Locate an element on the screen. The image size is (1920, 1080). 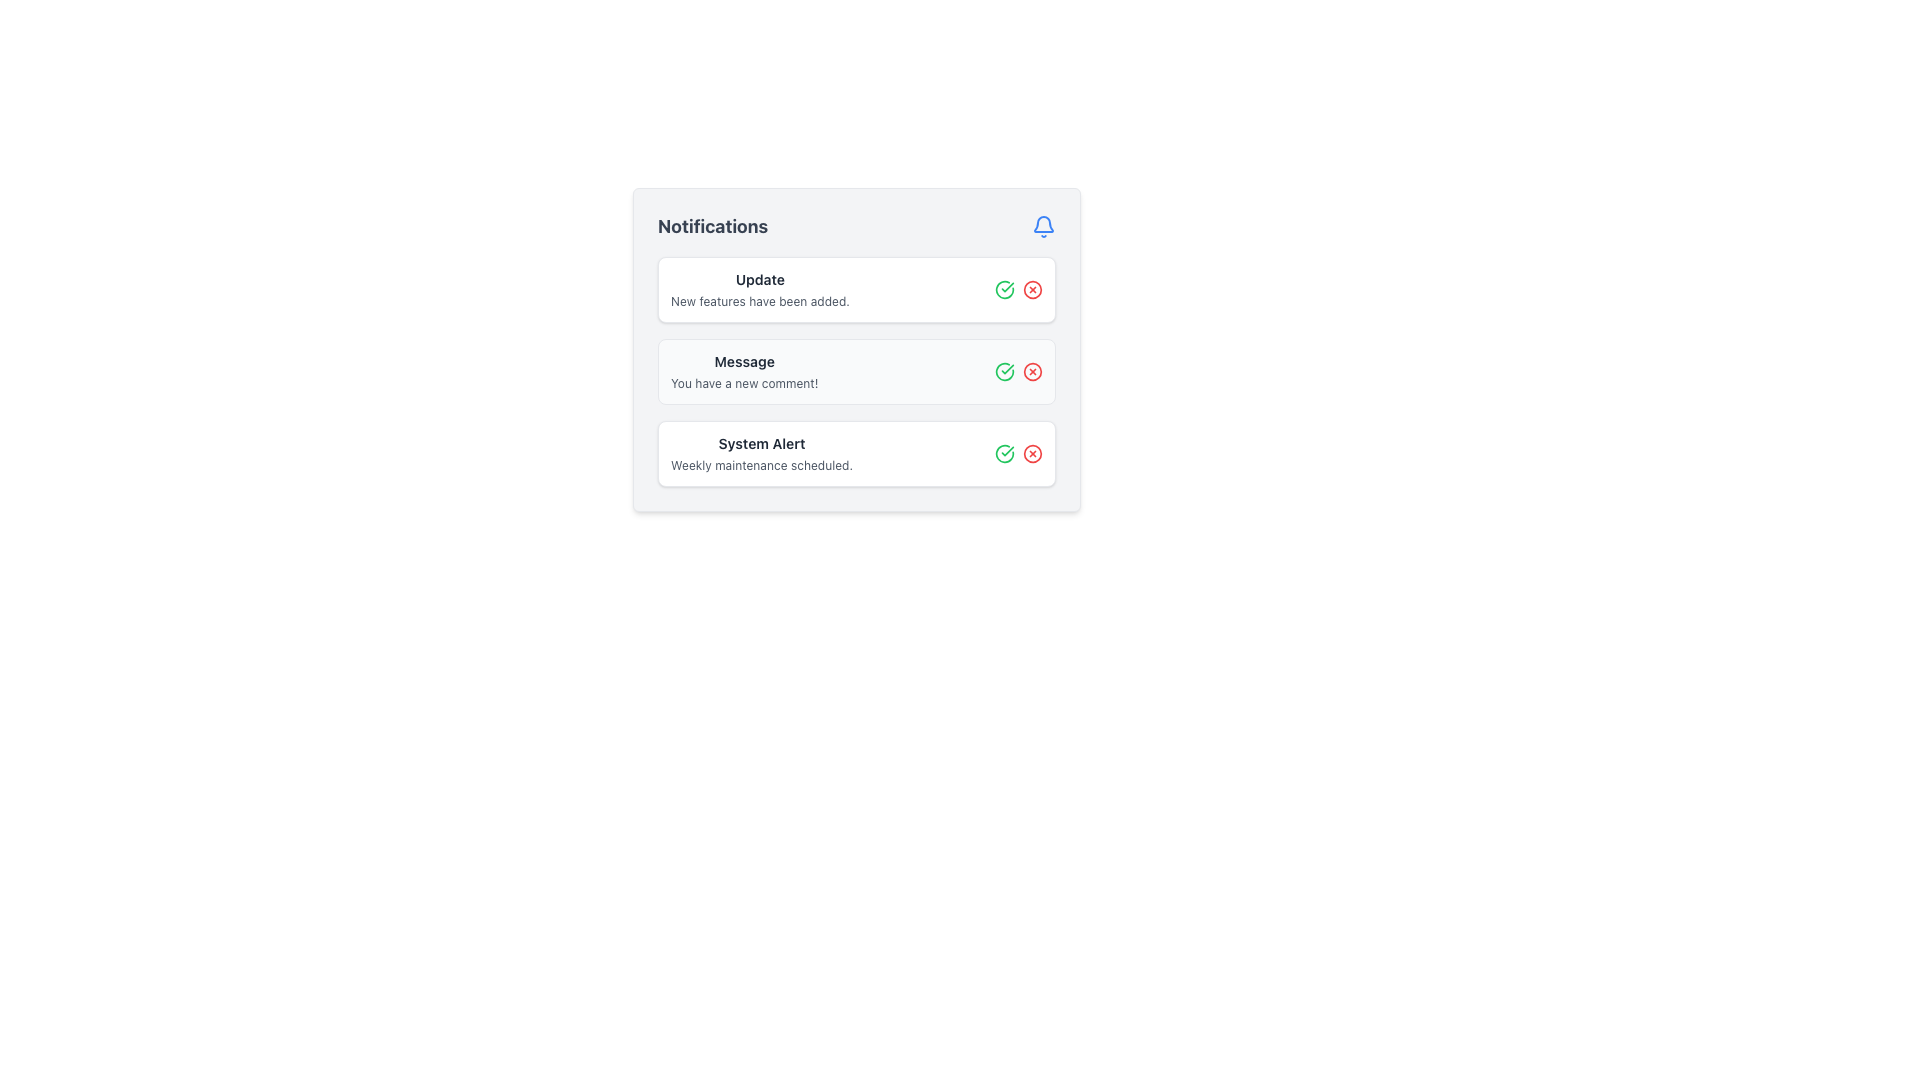
the leftmost button icon in the top notification card within the 'Notifications' section to confirm or approve the action is located at coordinates (1004, 289).